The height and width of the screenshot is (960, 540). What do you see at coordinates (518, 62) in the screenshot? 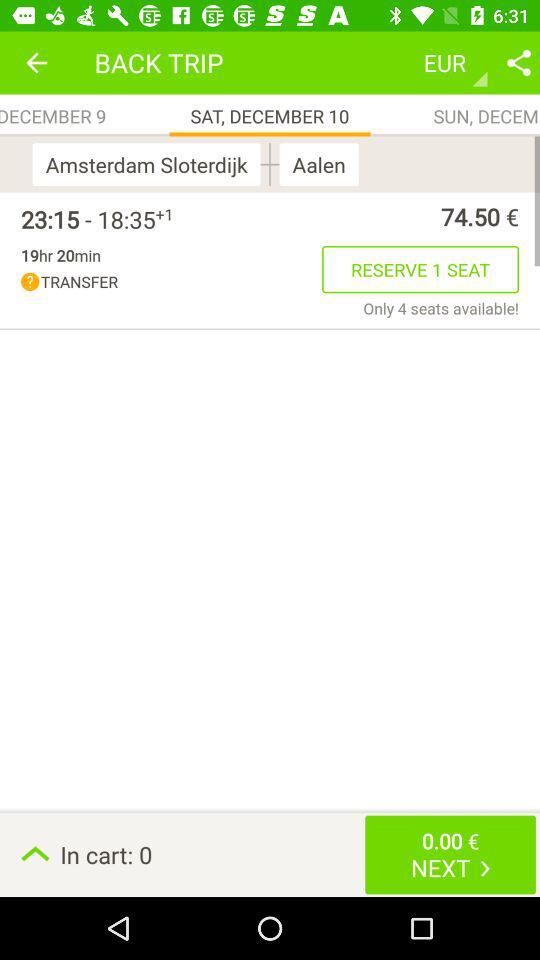
I see `use it to share what is on the screen` at bounding box center [518, 62].